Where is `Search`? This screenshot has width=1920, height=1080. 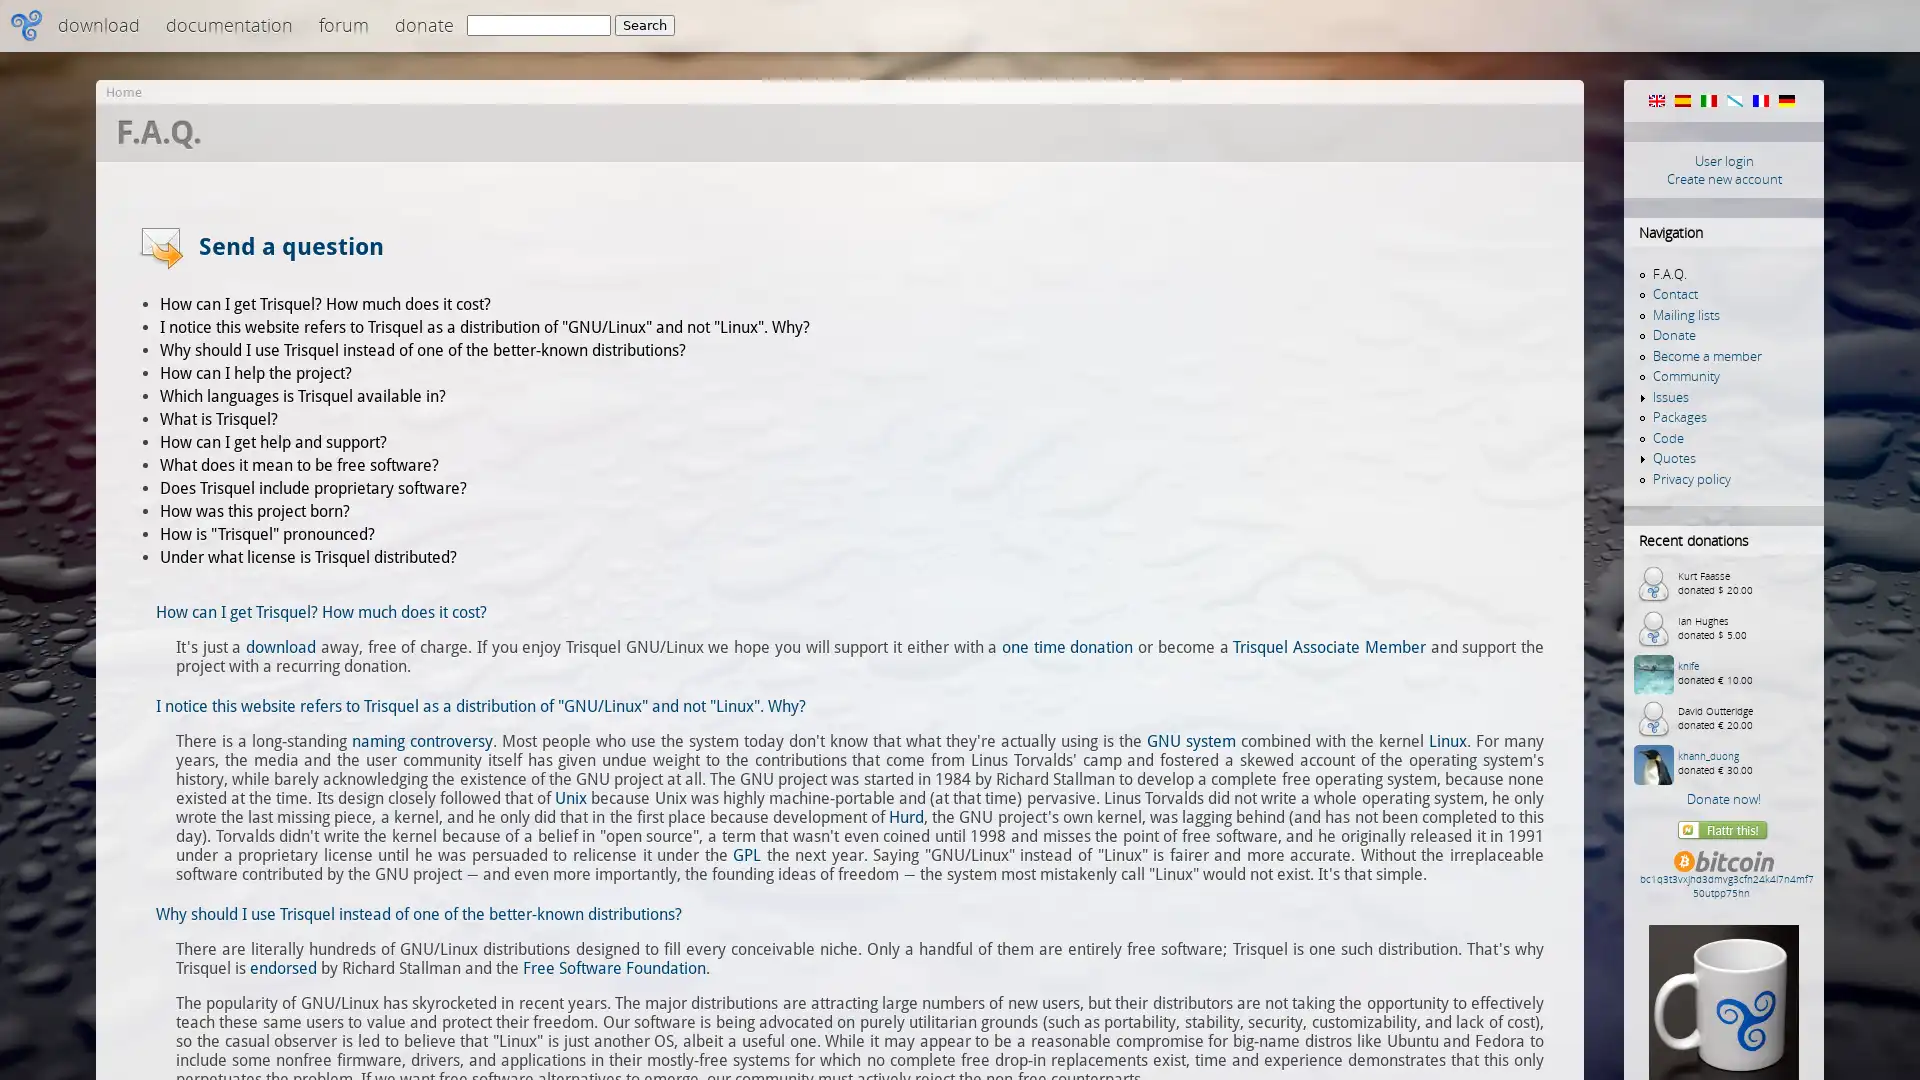 Search is located at coordinates (644, 25).